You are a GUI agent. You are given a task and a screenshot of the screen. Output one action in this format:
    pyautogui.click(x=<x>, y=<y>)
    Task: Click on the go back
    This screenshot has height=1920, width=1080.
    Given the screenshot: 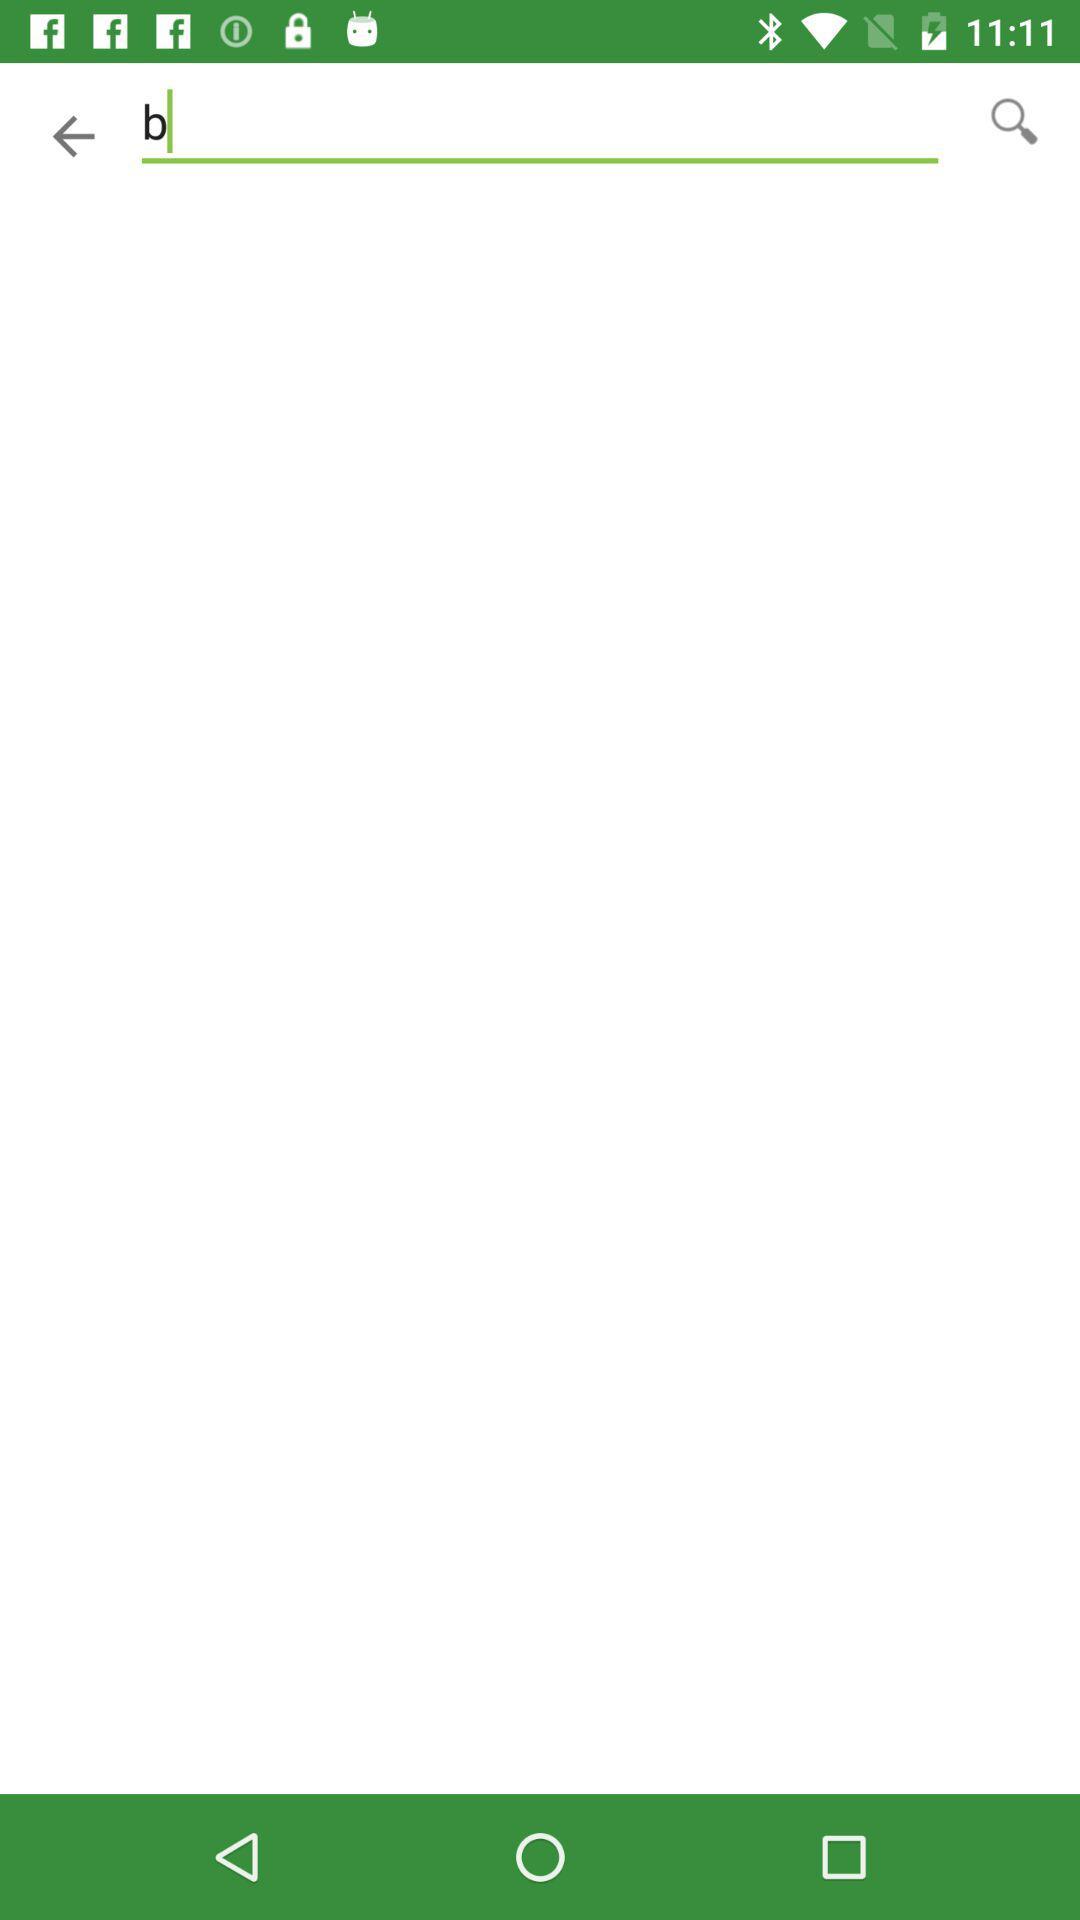 What is the action you would take?
    pyautogui.click(x=72, y=135)
    